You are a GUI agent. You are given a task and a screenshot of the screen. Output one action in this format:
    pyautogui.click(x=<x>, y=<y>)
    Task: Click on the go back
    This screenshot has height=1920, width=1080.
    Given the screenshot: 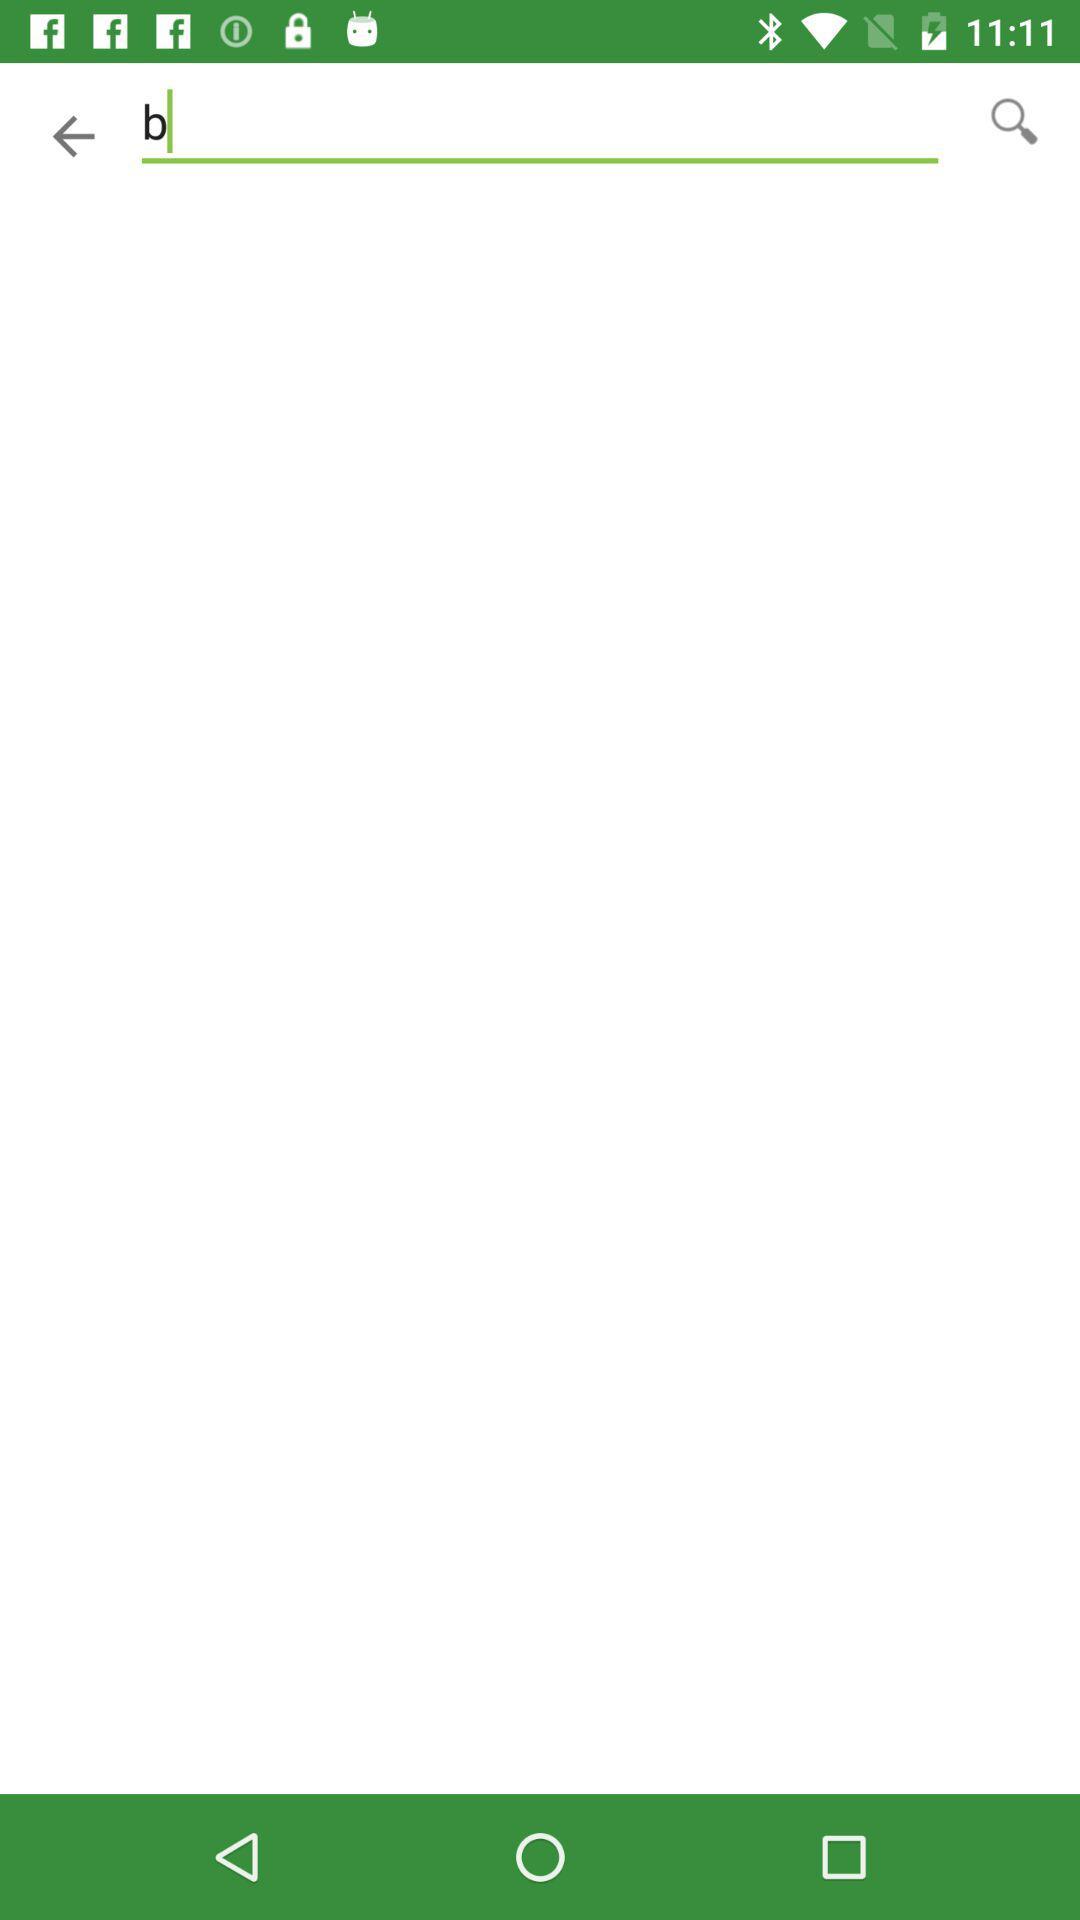 What is the action you would take?
    pyautogui.click(x=72, y=135)
    